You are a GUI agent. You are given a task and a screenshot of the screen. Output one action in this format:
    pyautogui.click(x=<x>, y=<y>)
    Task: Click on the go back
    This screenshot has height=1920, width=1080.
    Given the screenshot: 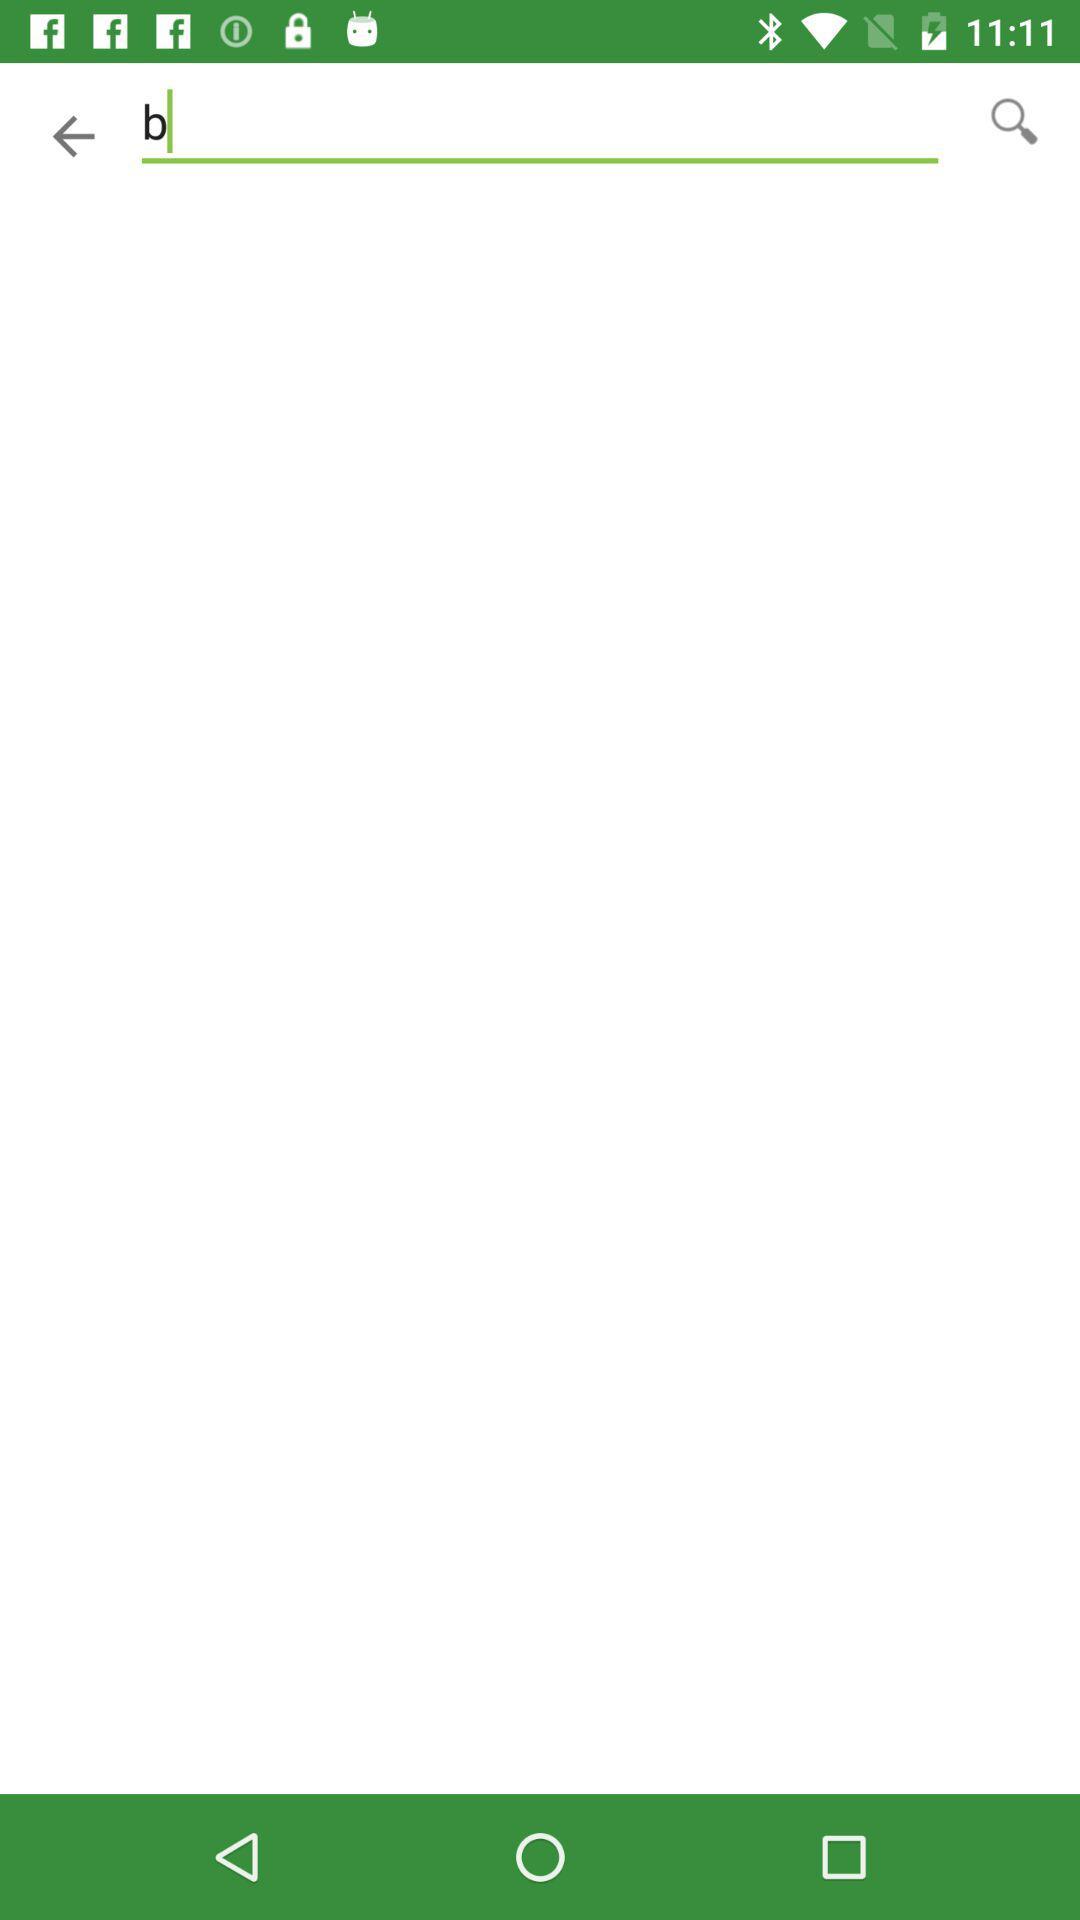 What is the action you would take?
    pyautogui.click(x=72, y=135)
    